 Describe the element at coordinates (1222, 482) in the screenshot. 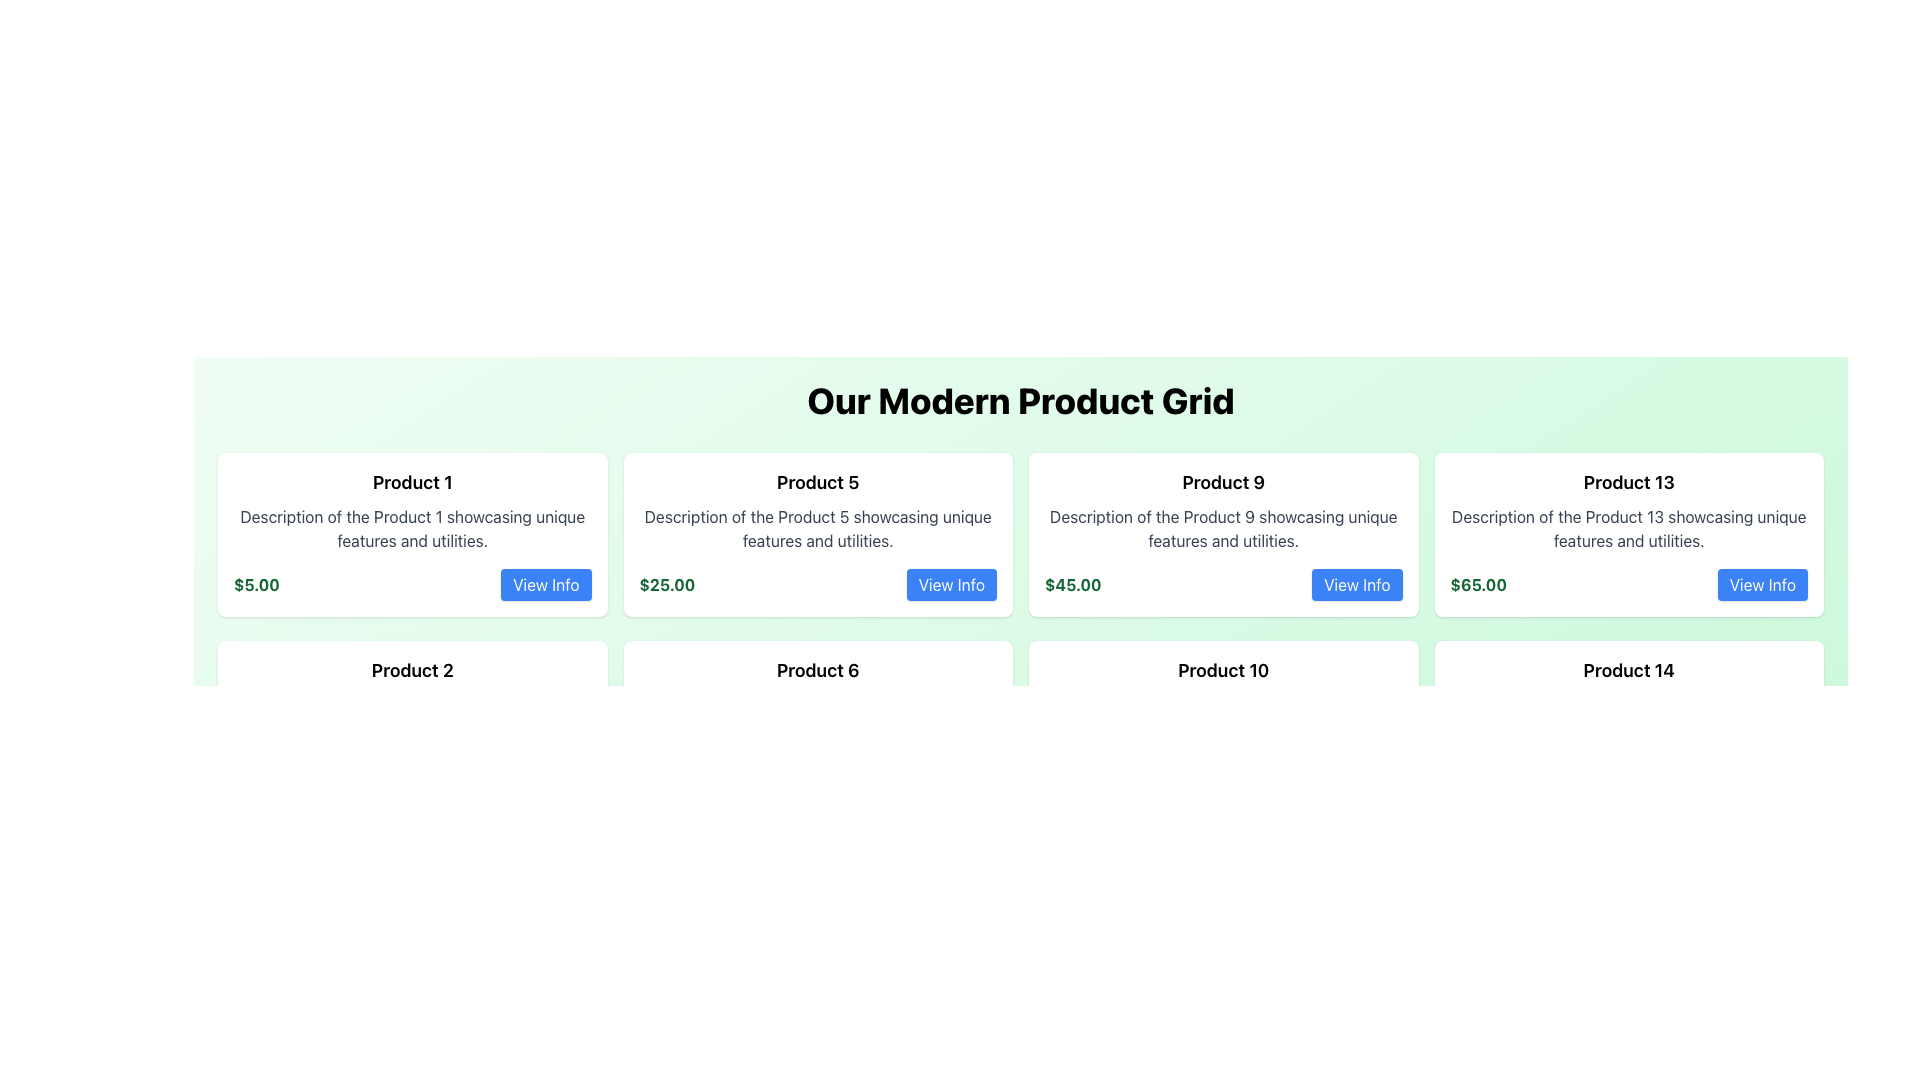

I see `the text label that reads 'Product 9', which is styled in bold font and located at the top of the third card in the first row of a grid layout` at that location.